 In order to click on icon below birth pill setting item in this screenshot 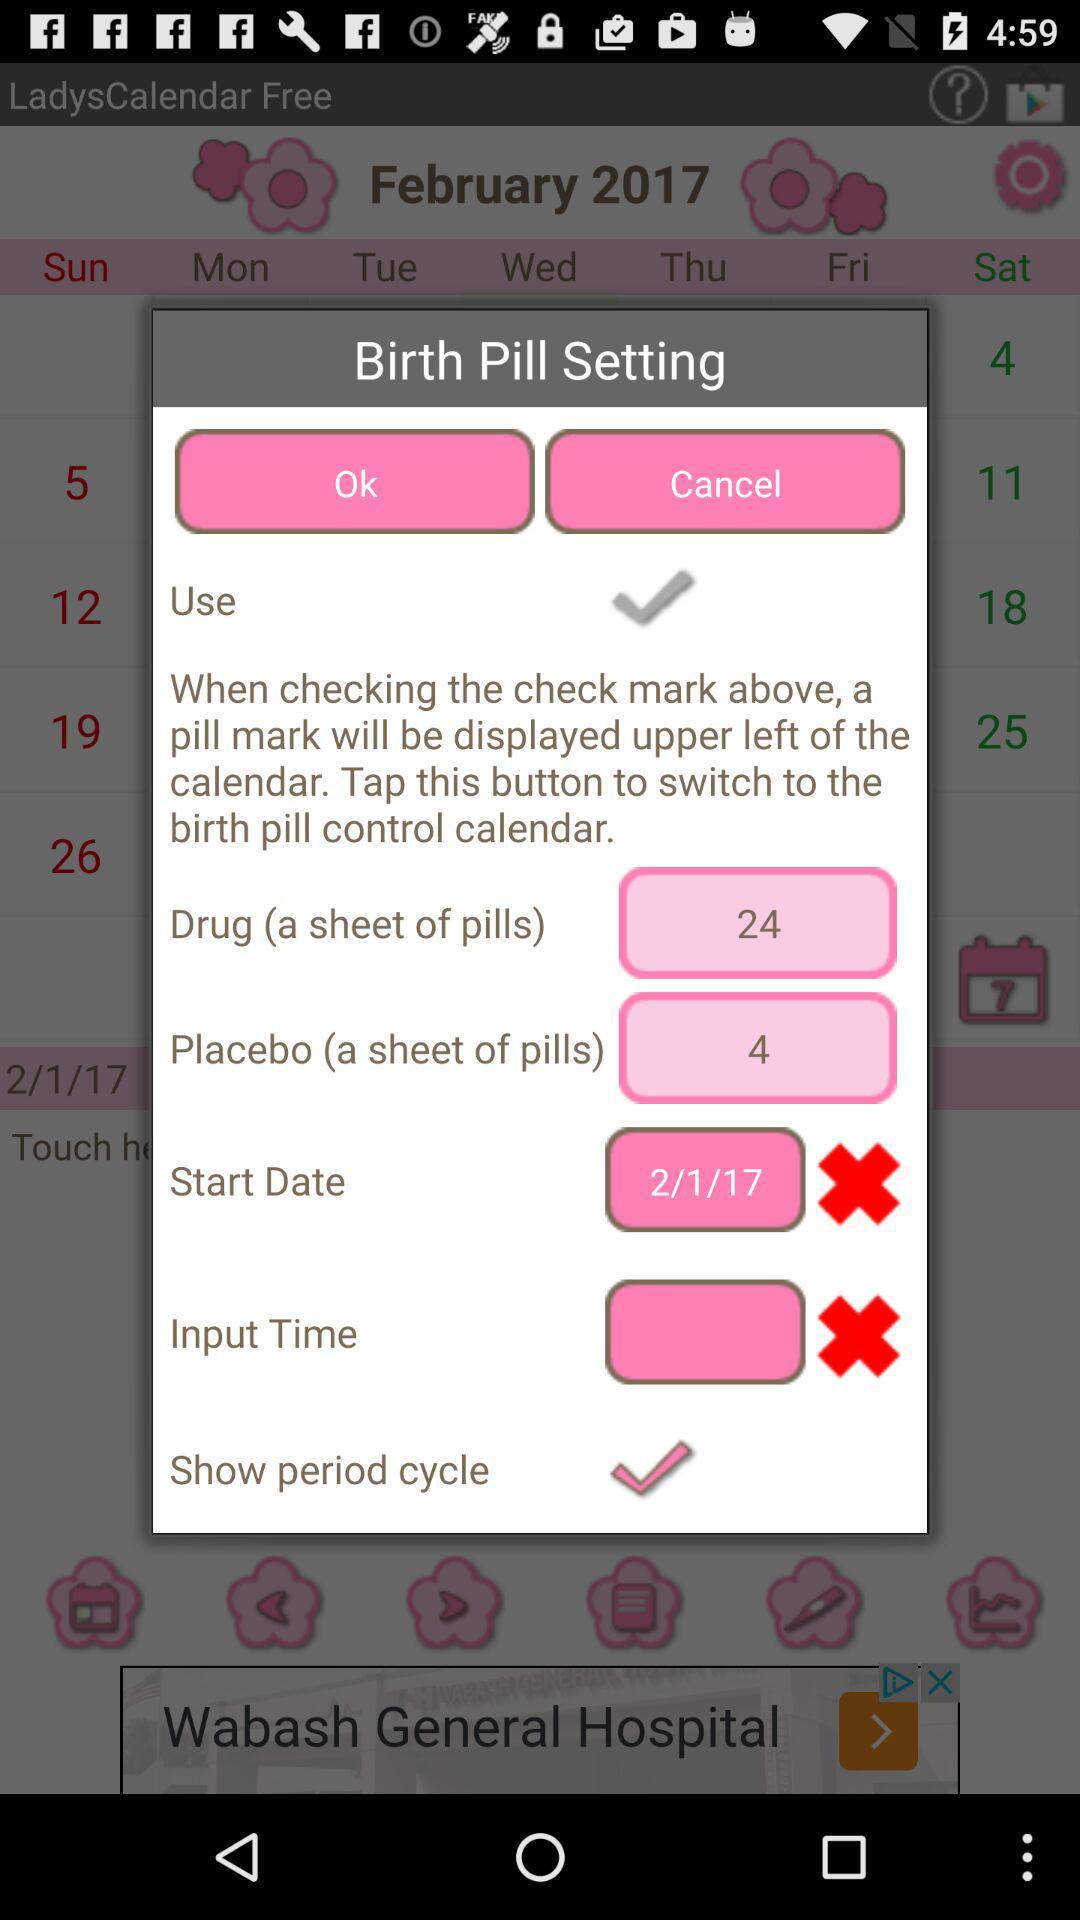, I will do `click(353, 481)`.